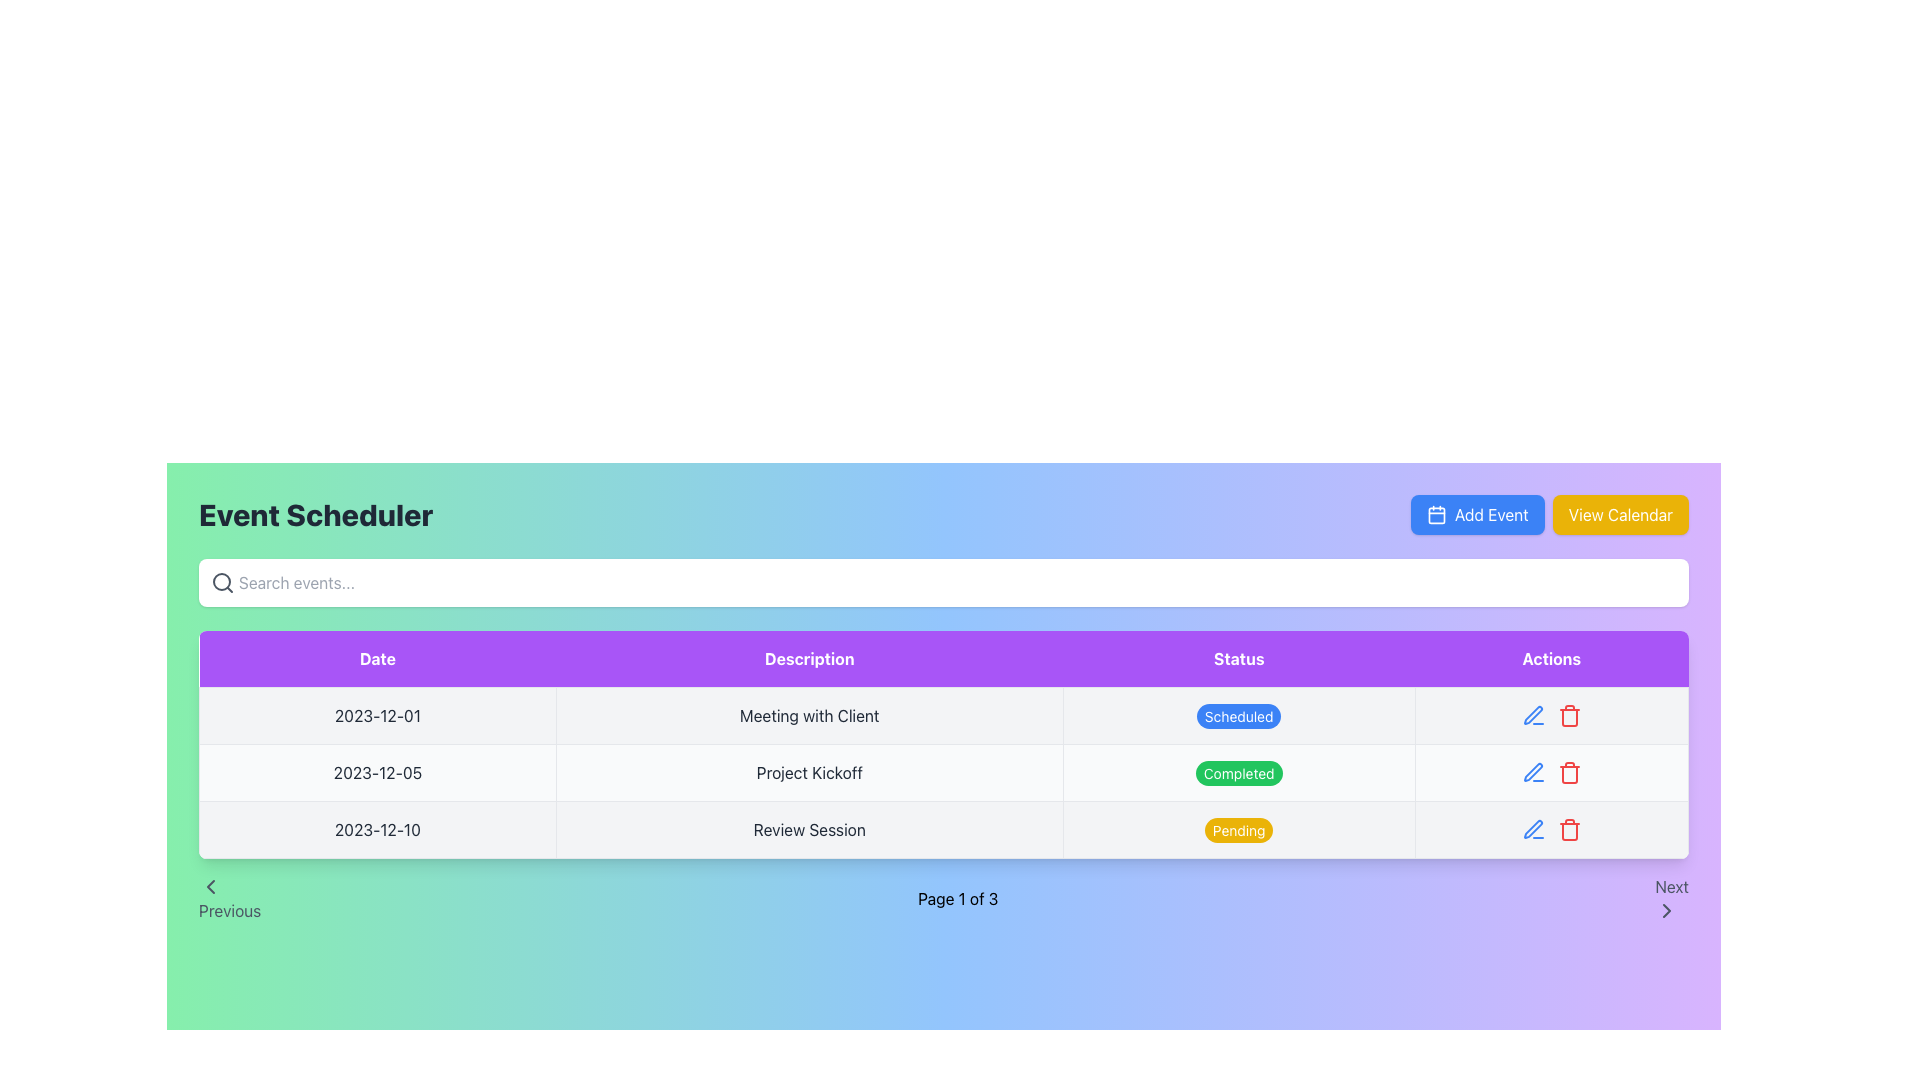 The image size is (1920, 1080). Describe the element at coordinates (809, 659) in the screenshot. I see `the Text Label with a purple background that contains the text 'Description', which is the second column header located between the 'Date' and 'Status' columns` at that location.